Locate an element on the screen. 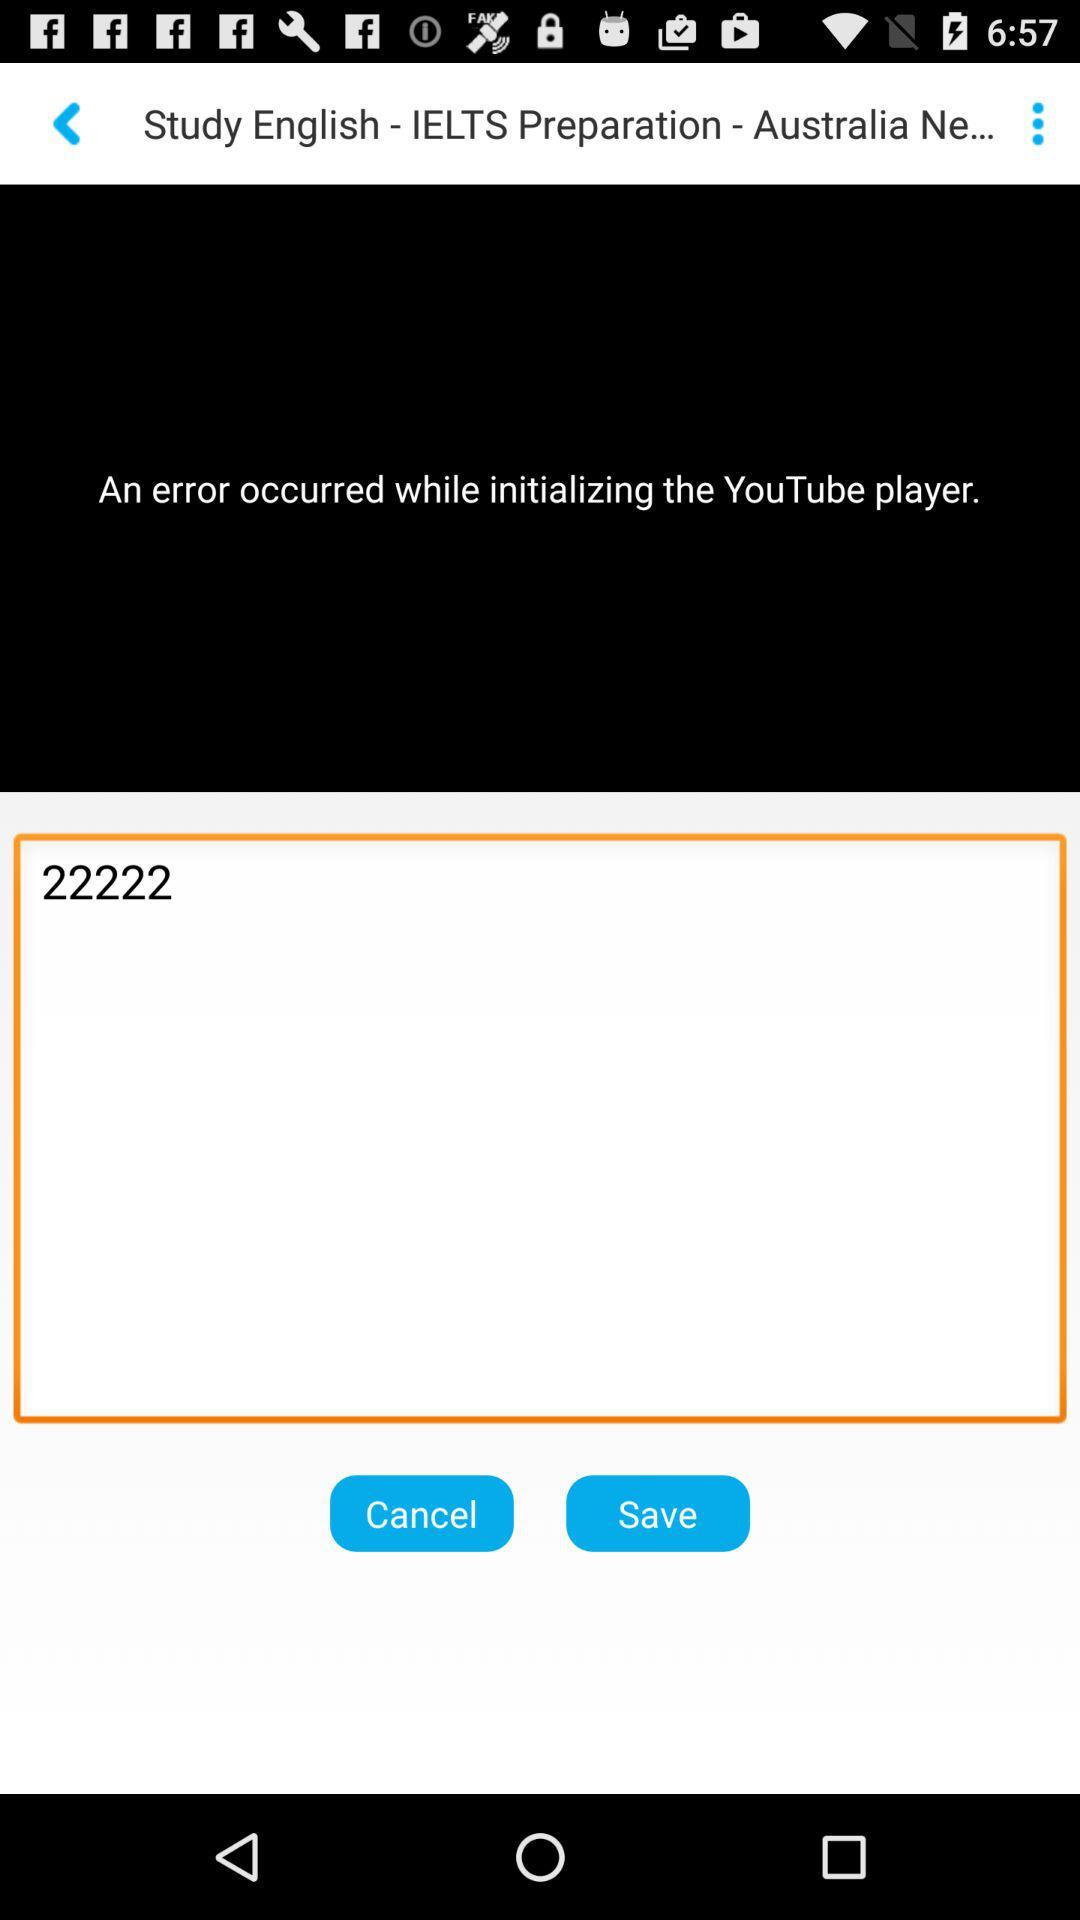 The image size is (1080, 1920). go back is located at coordinates (68, 122).